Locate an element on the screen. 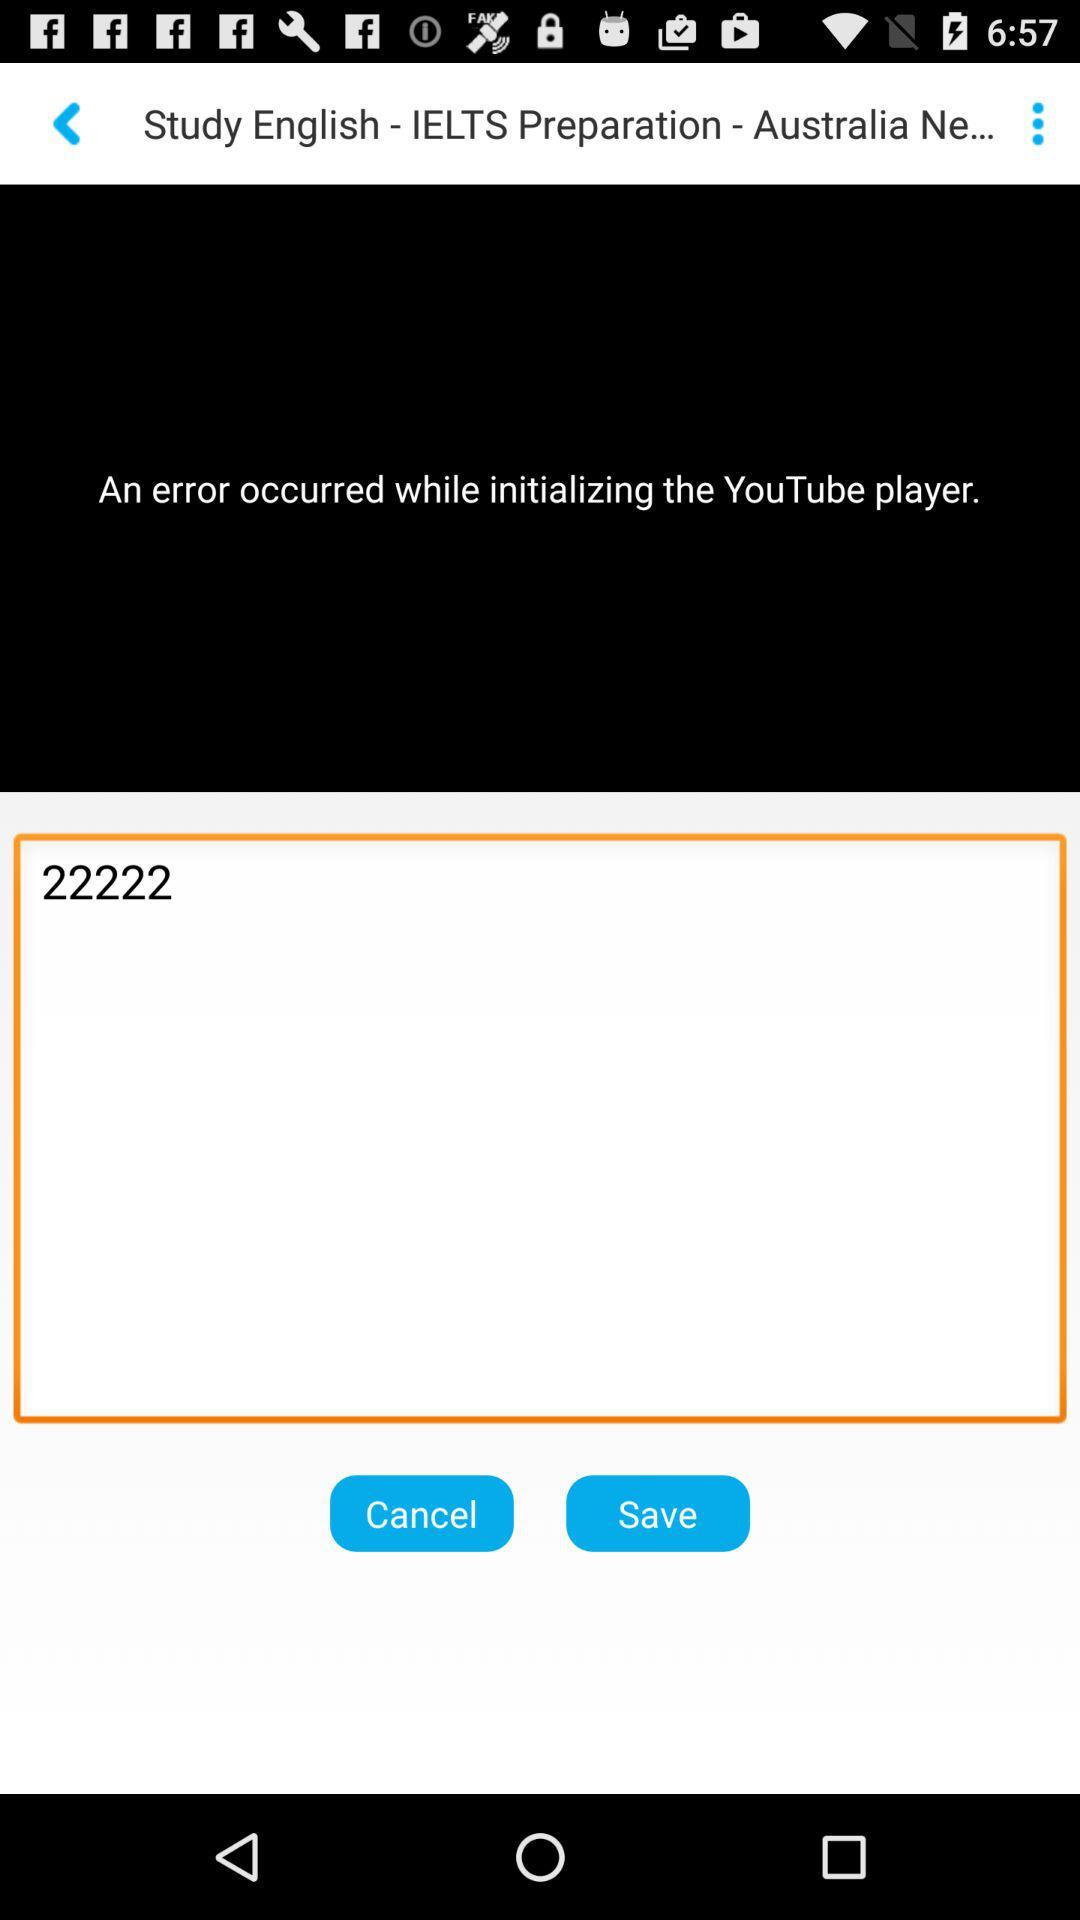 The image size is (1080, 1920). go back is located at coordinates (68, 122).